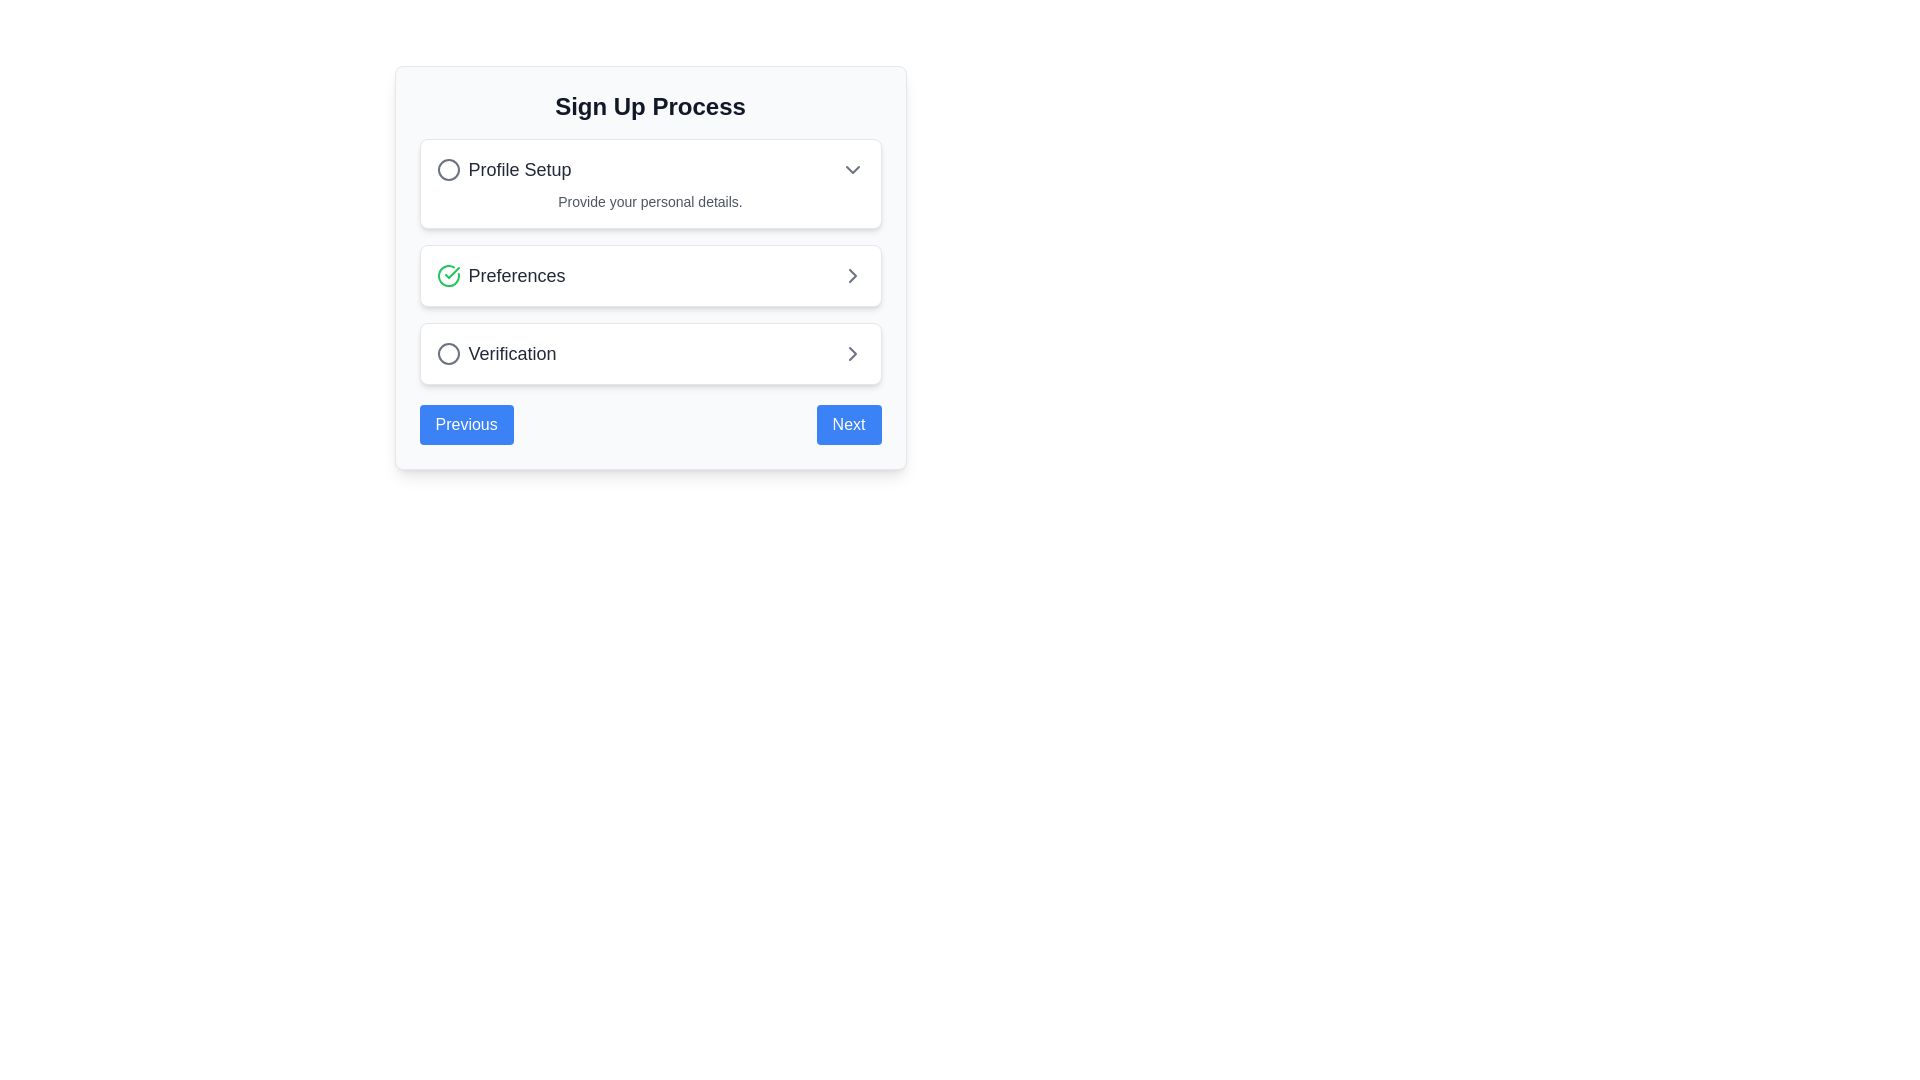 The height and width of the screenshot is (1080, 1920). Describe the element at coordinates (447, 353) in the screenshot. I see `the Status or indicator icon representing the Verification step in the multi-step process, which is the third icon aligned vertically to the left of the 'Verification' text` at that location.